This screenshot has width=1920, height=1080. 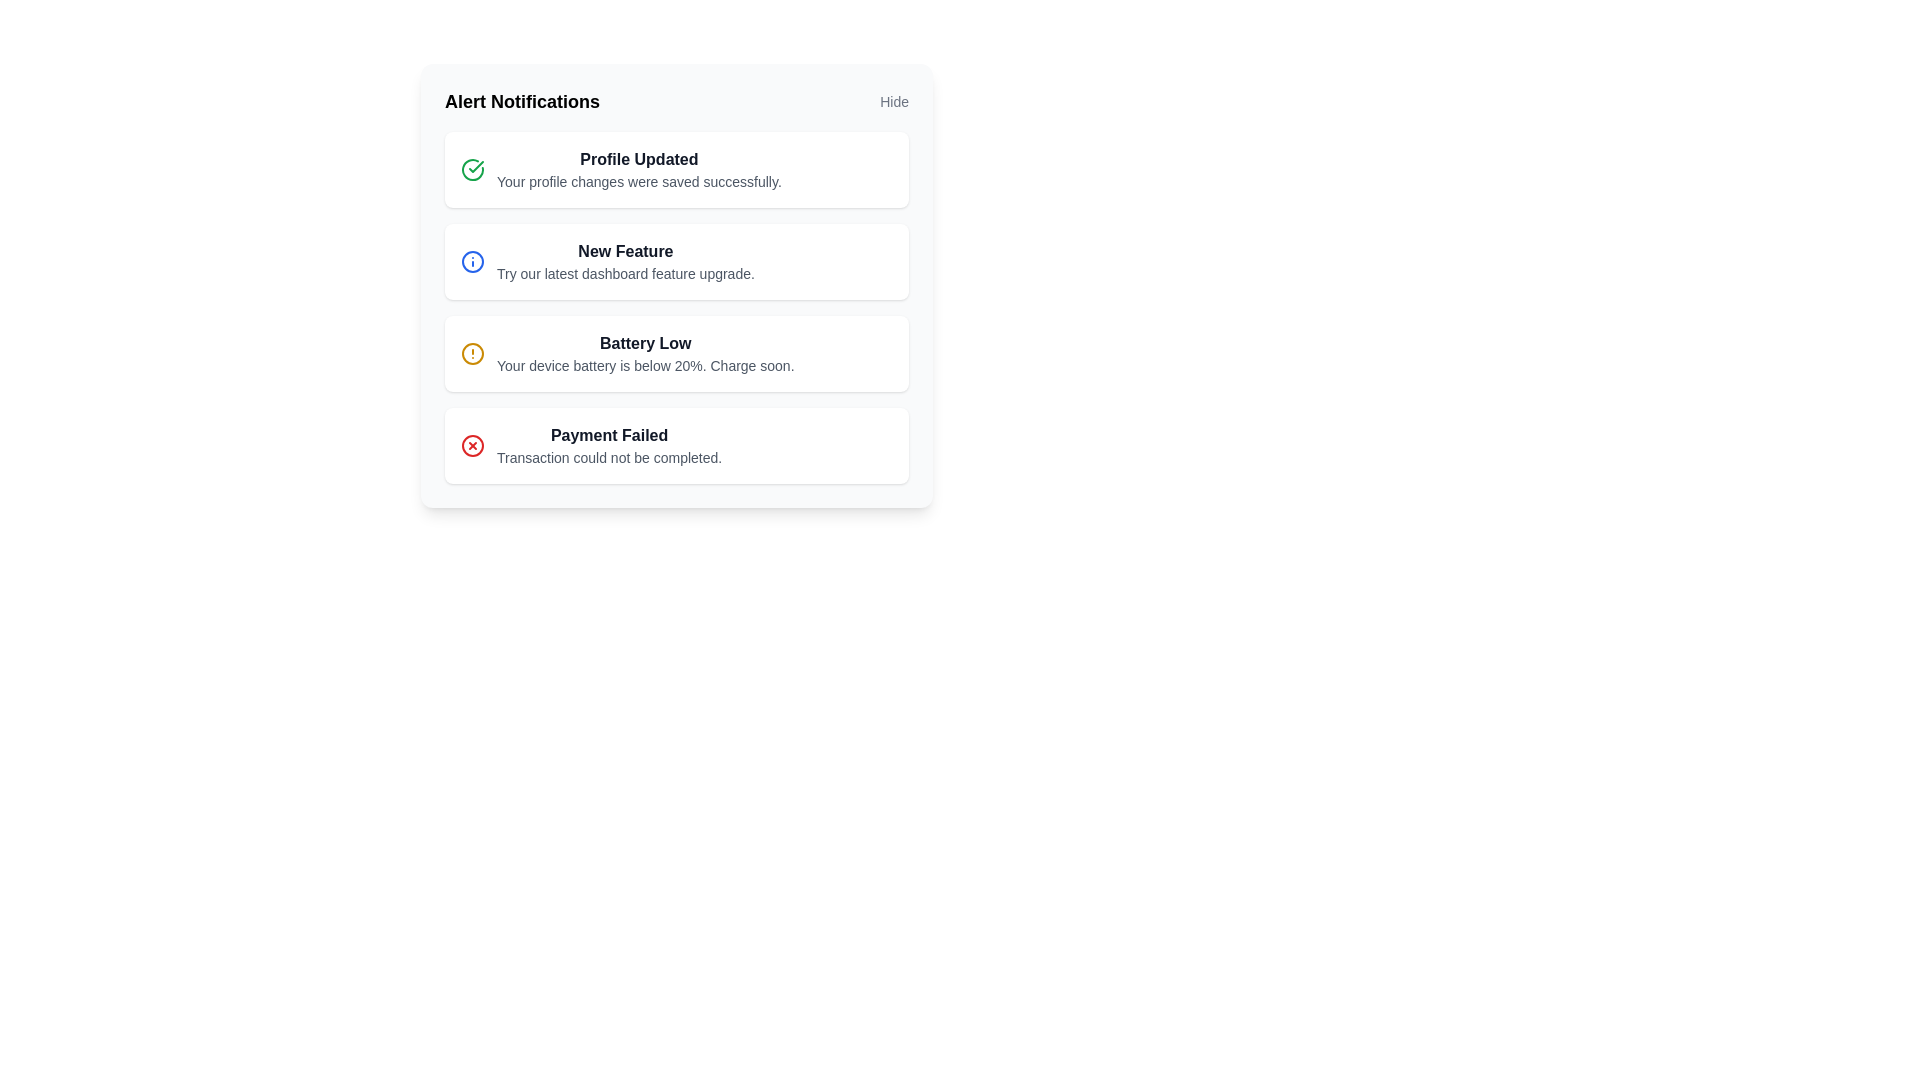 What do you see at coordinates (638, 158) in the screenshot?
I see `the Text Label that indicates the title of the notification, positioned at the top left of the notification card` at bounding box center [638, 158].